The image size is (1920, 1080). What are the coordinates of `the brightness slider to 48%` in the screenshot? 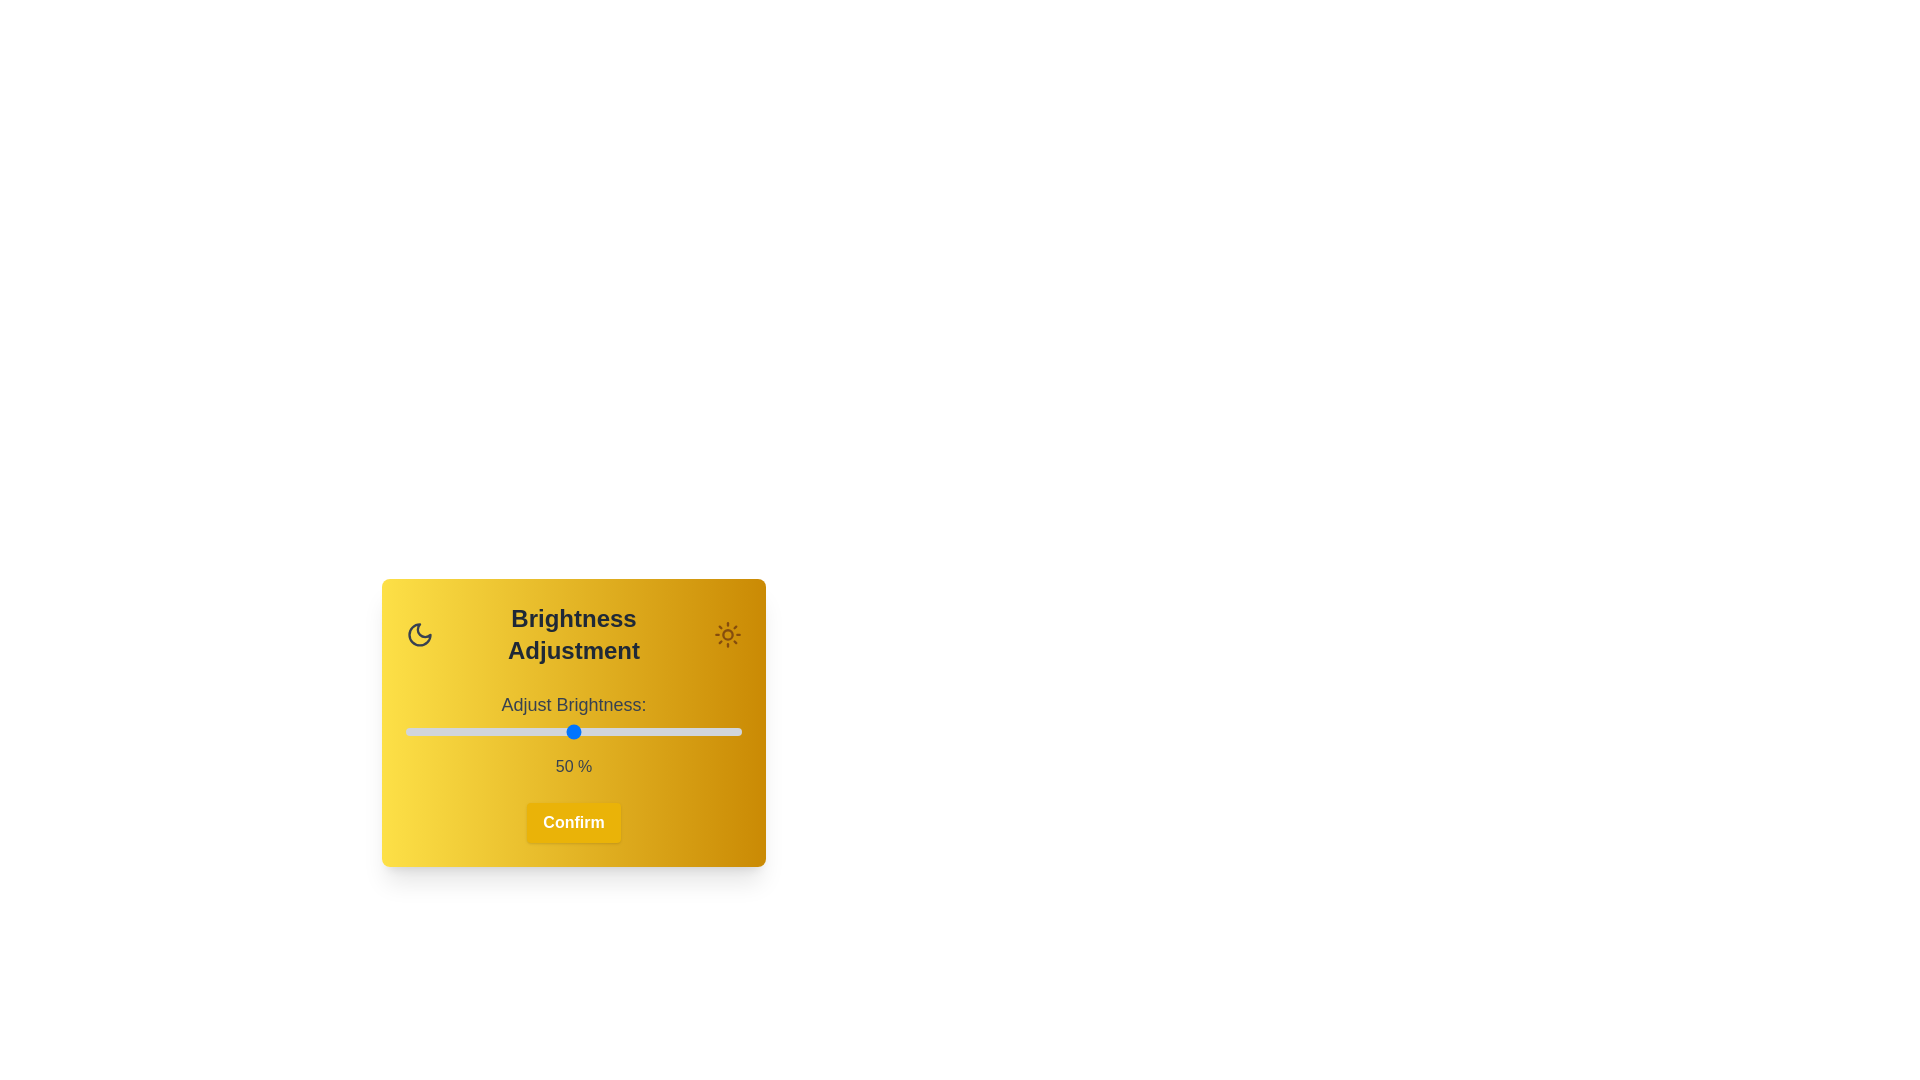 It's located at (566, 732).